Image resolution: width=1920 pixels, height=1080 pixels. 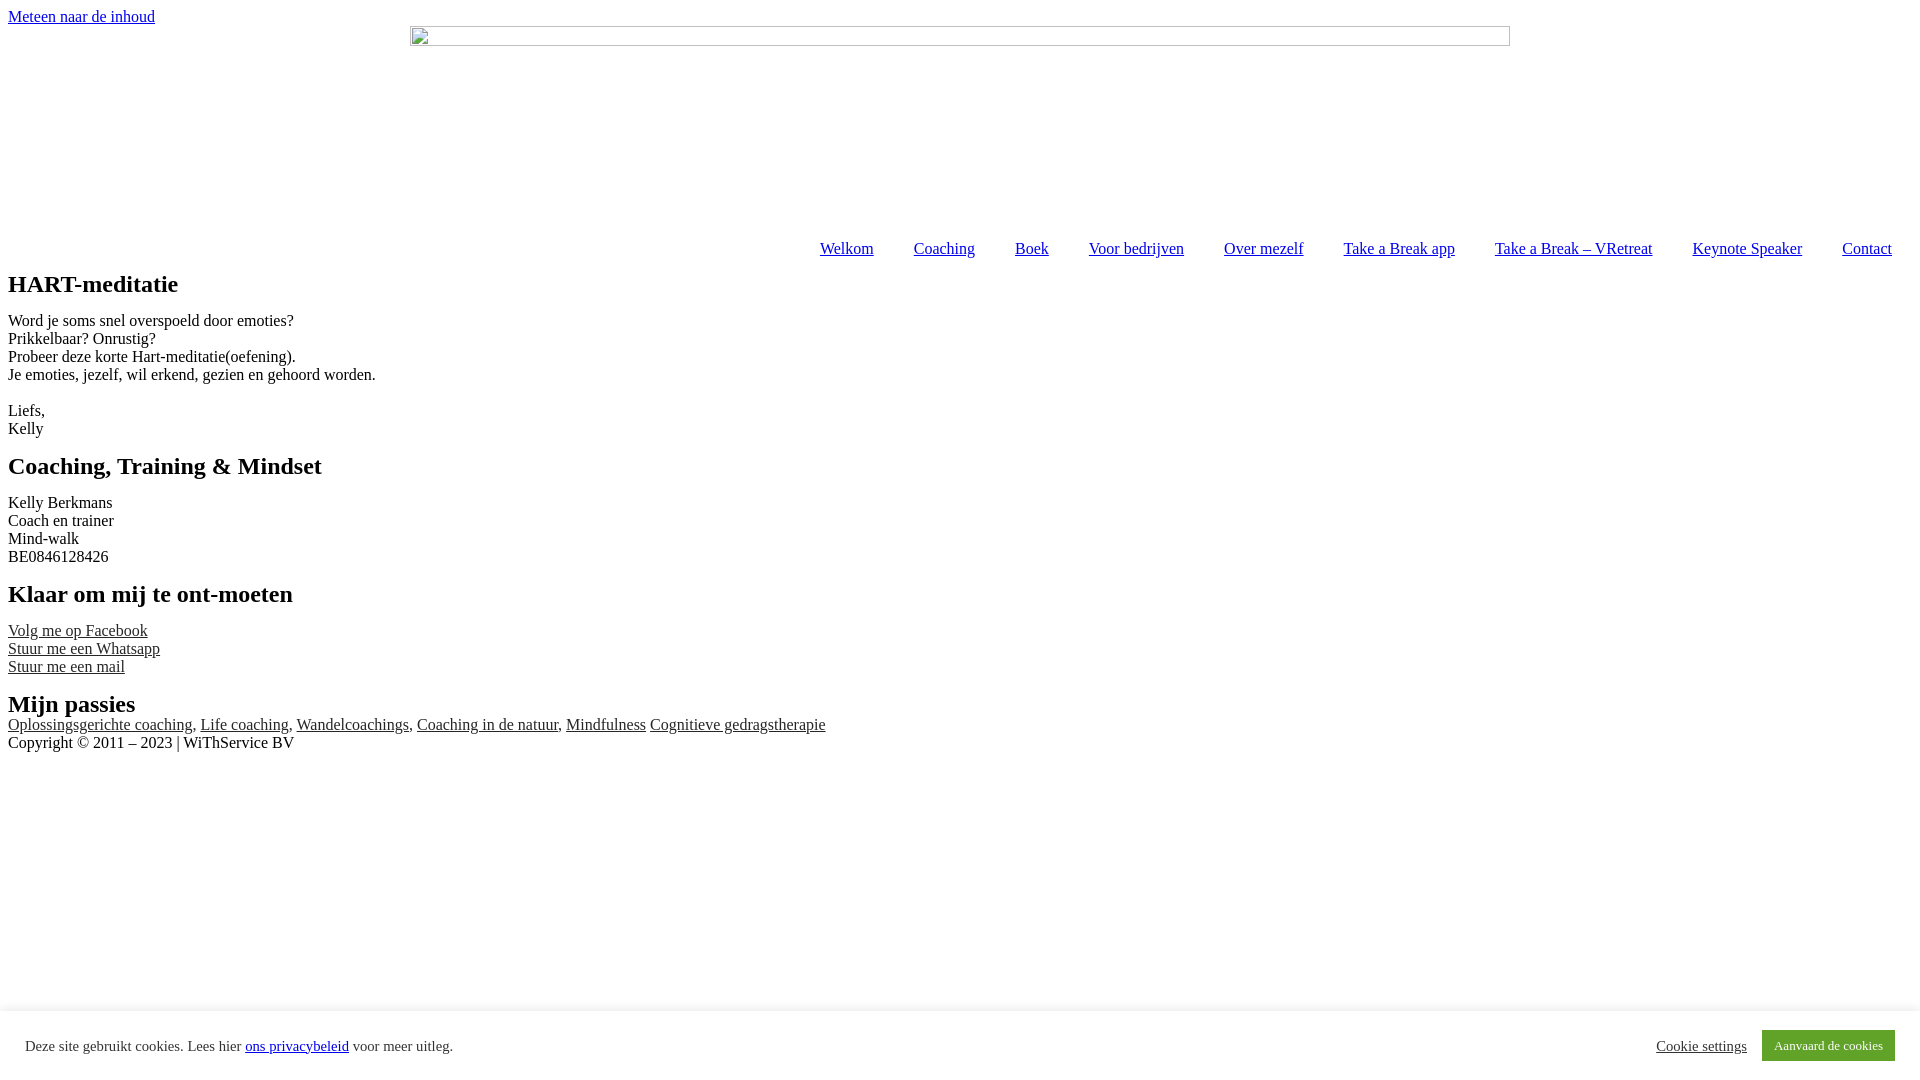 I want to click on 'Voor bedrijven', so click(x=1068, y=248).